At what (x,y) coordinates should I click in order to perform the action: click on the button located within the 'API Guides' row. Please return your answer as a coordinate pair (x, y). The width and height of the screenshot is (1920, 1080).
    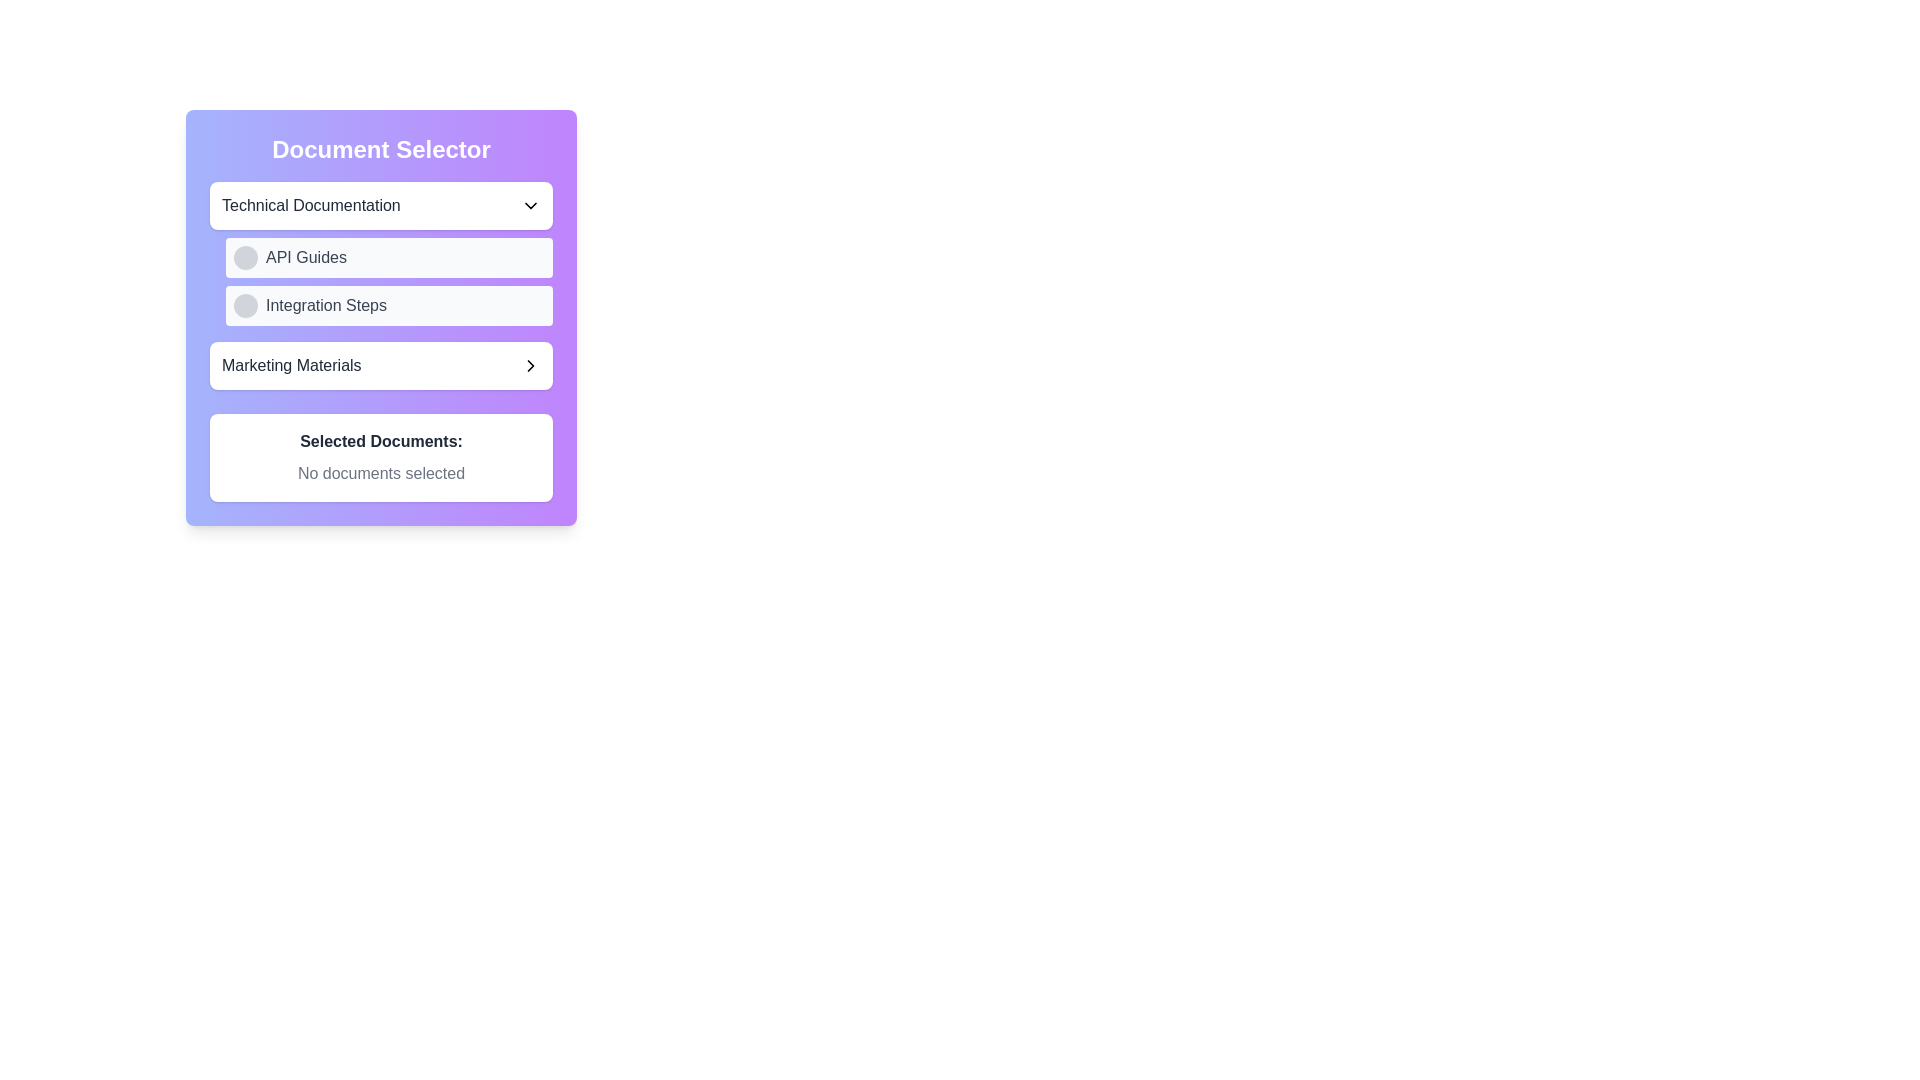
    Looking at the image, I should click on (244, 257).